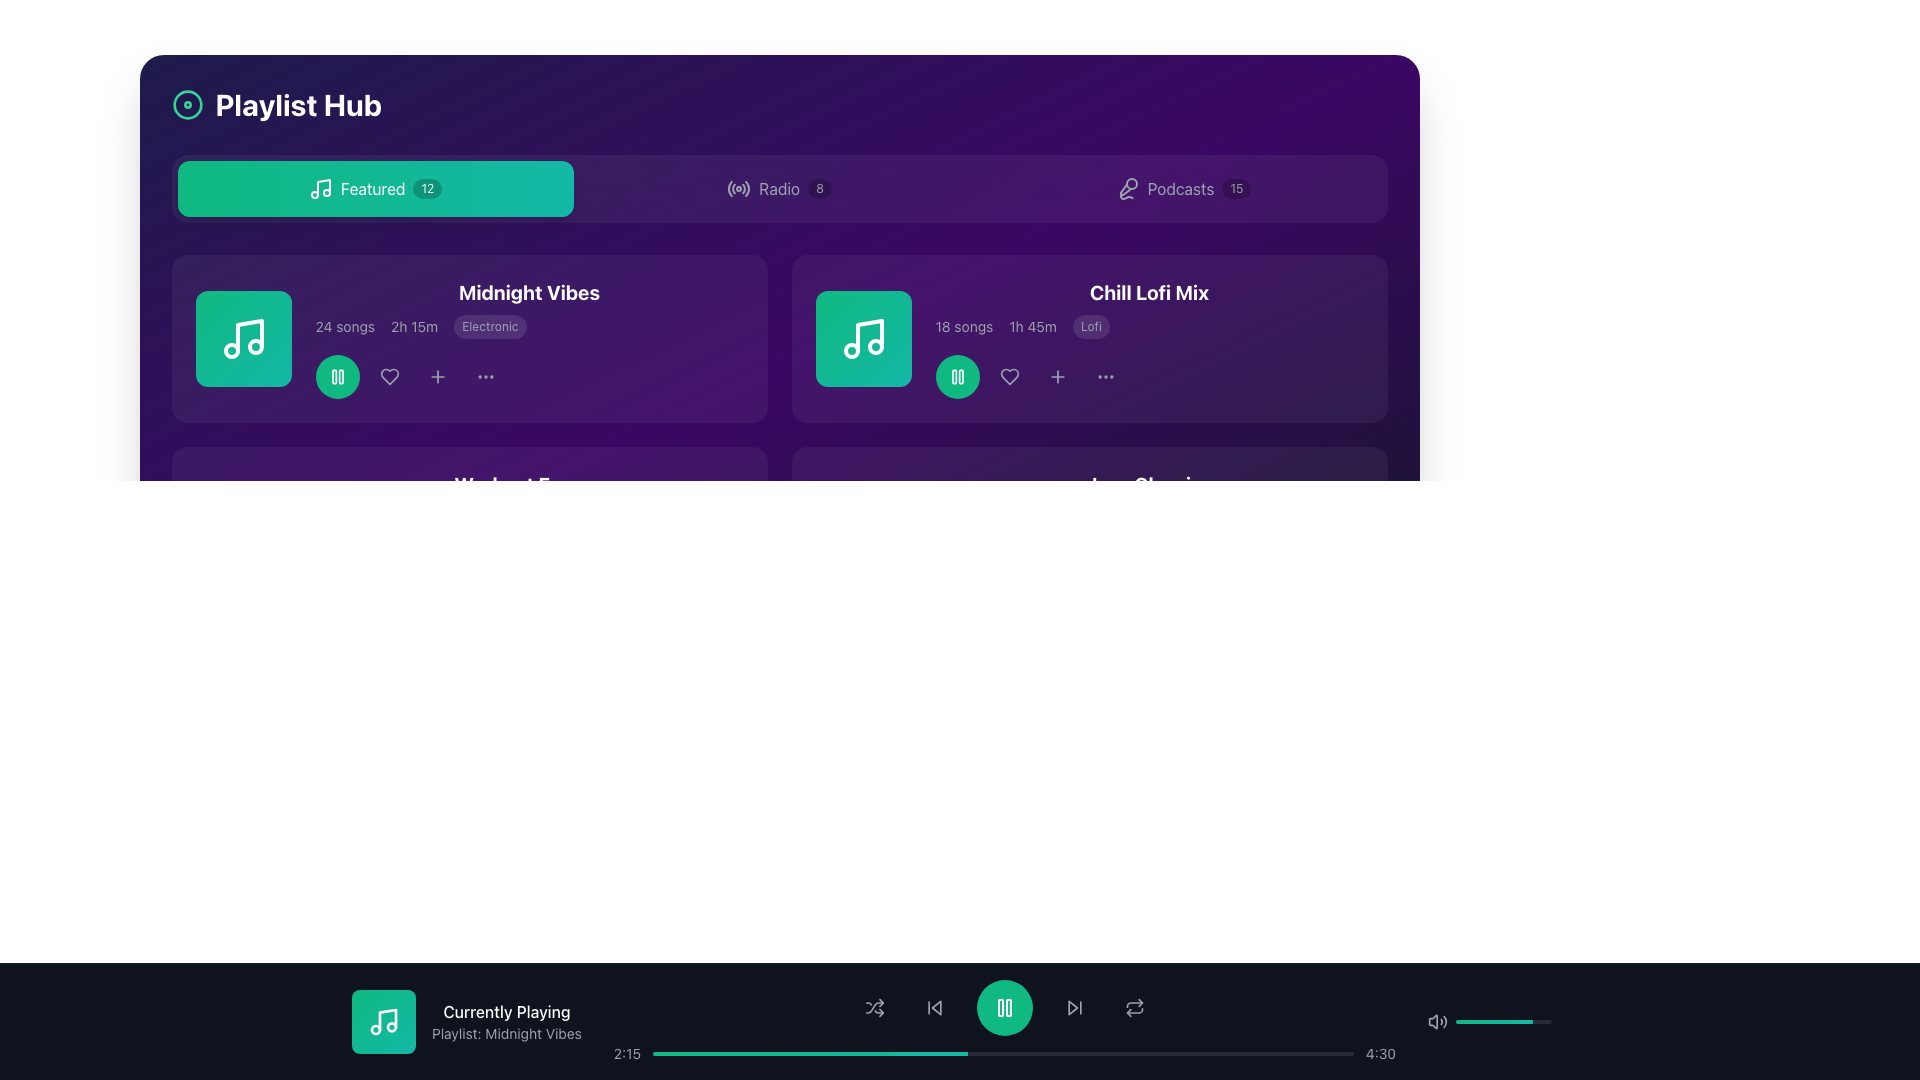 This screenshot has width=1920, height=1080. I want to click on the three horizontally aligned light gray dots, which form an ellipsis symbol, located to the right of the '+' icon in the interface, so click(1104, 377).